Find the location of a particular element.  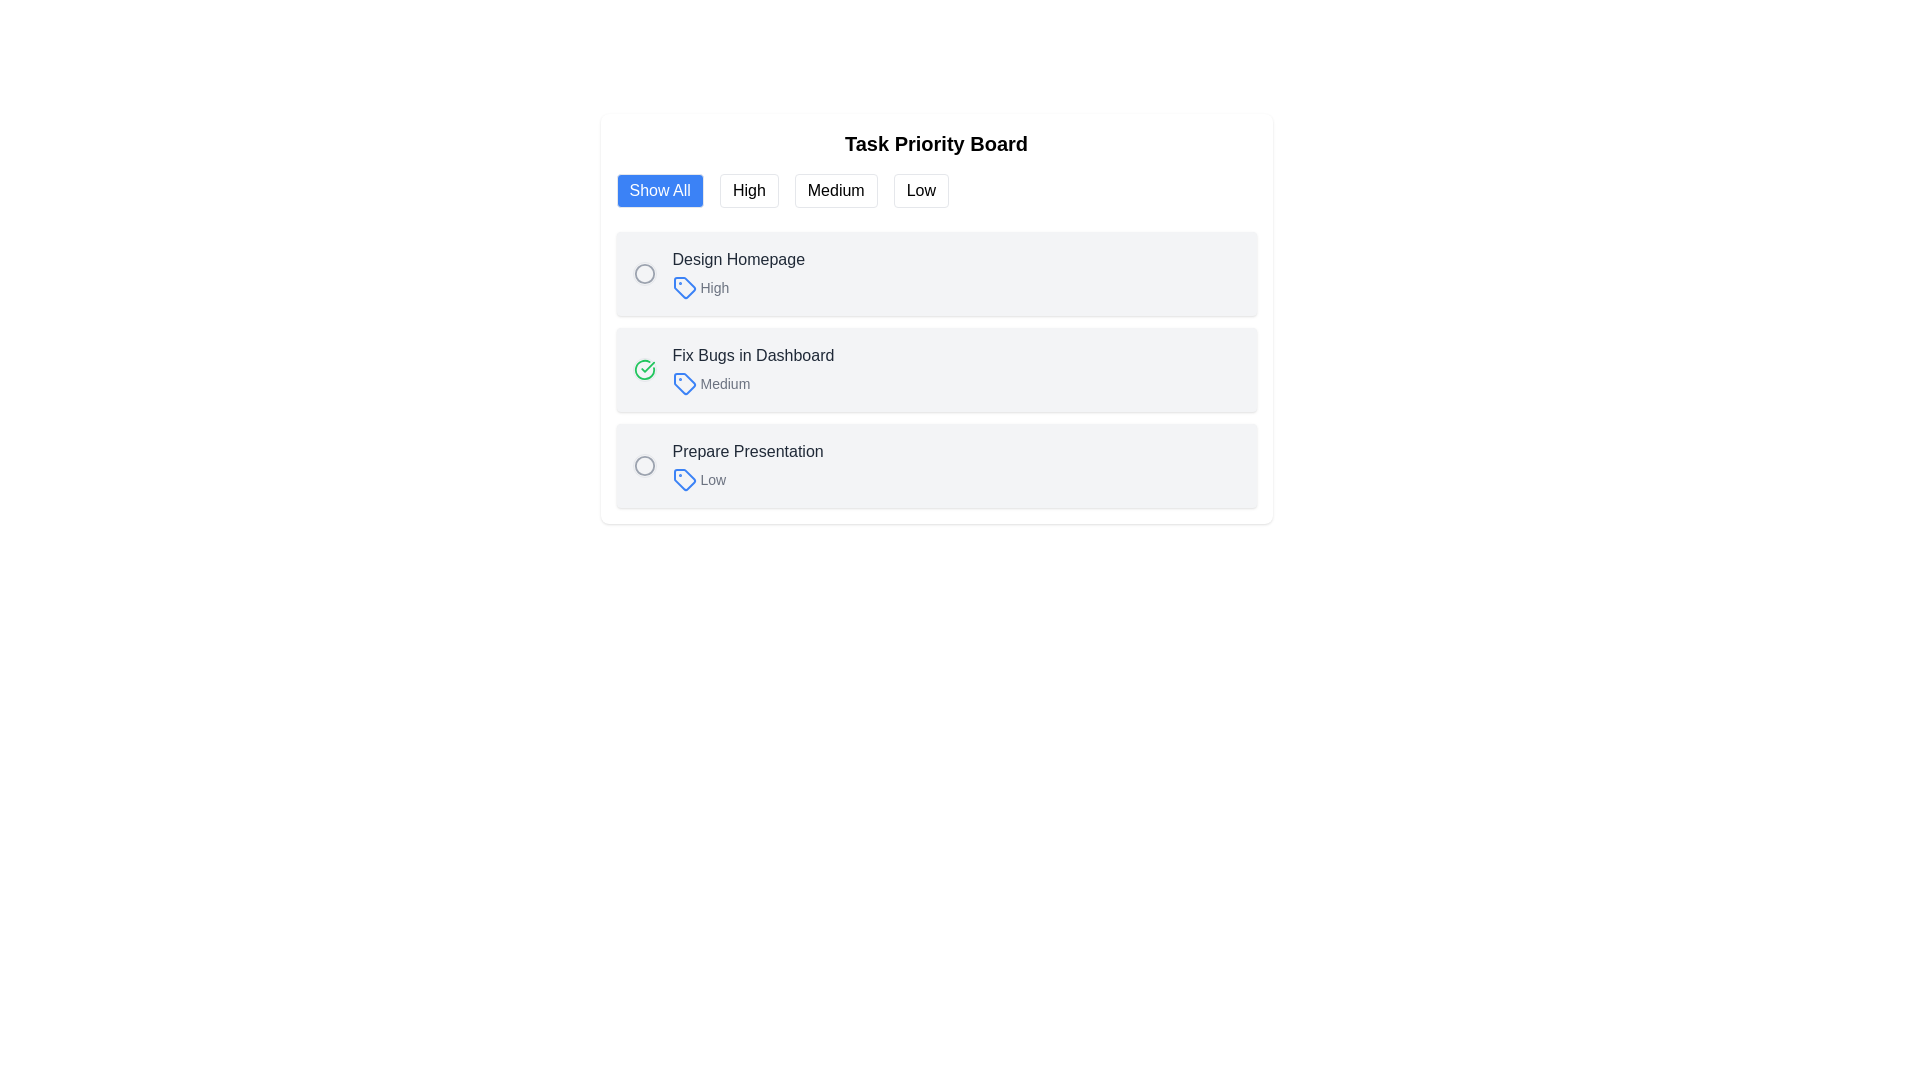

the 'Prepare Presentation' low-priority task Text Label with Icon, which is the third item in the task list under the 'Task Priority Board' is located at coordinates (747, 466).